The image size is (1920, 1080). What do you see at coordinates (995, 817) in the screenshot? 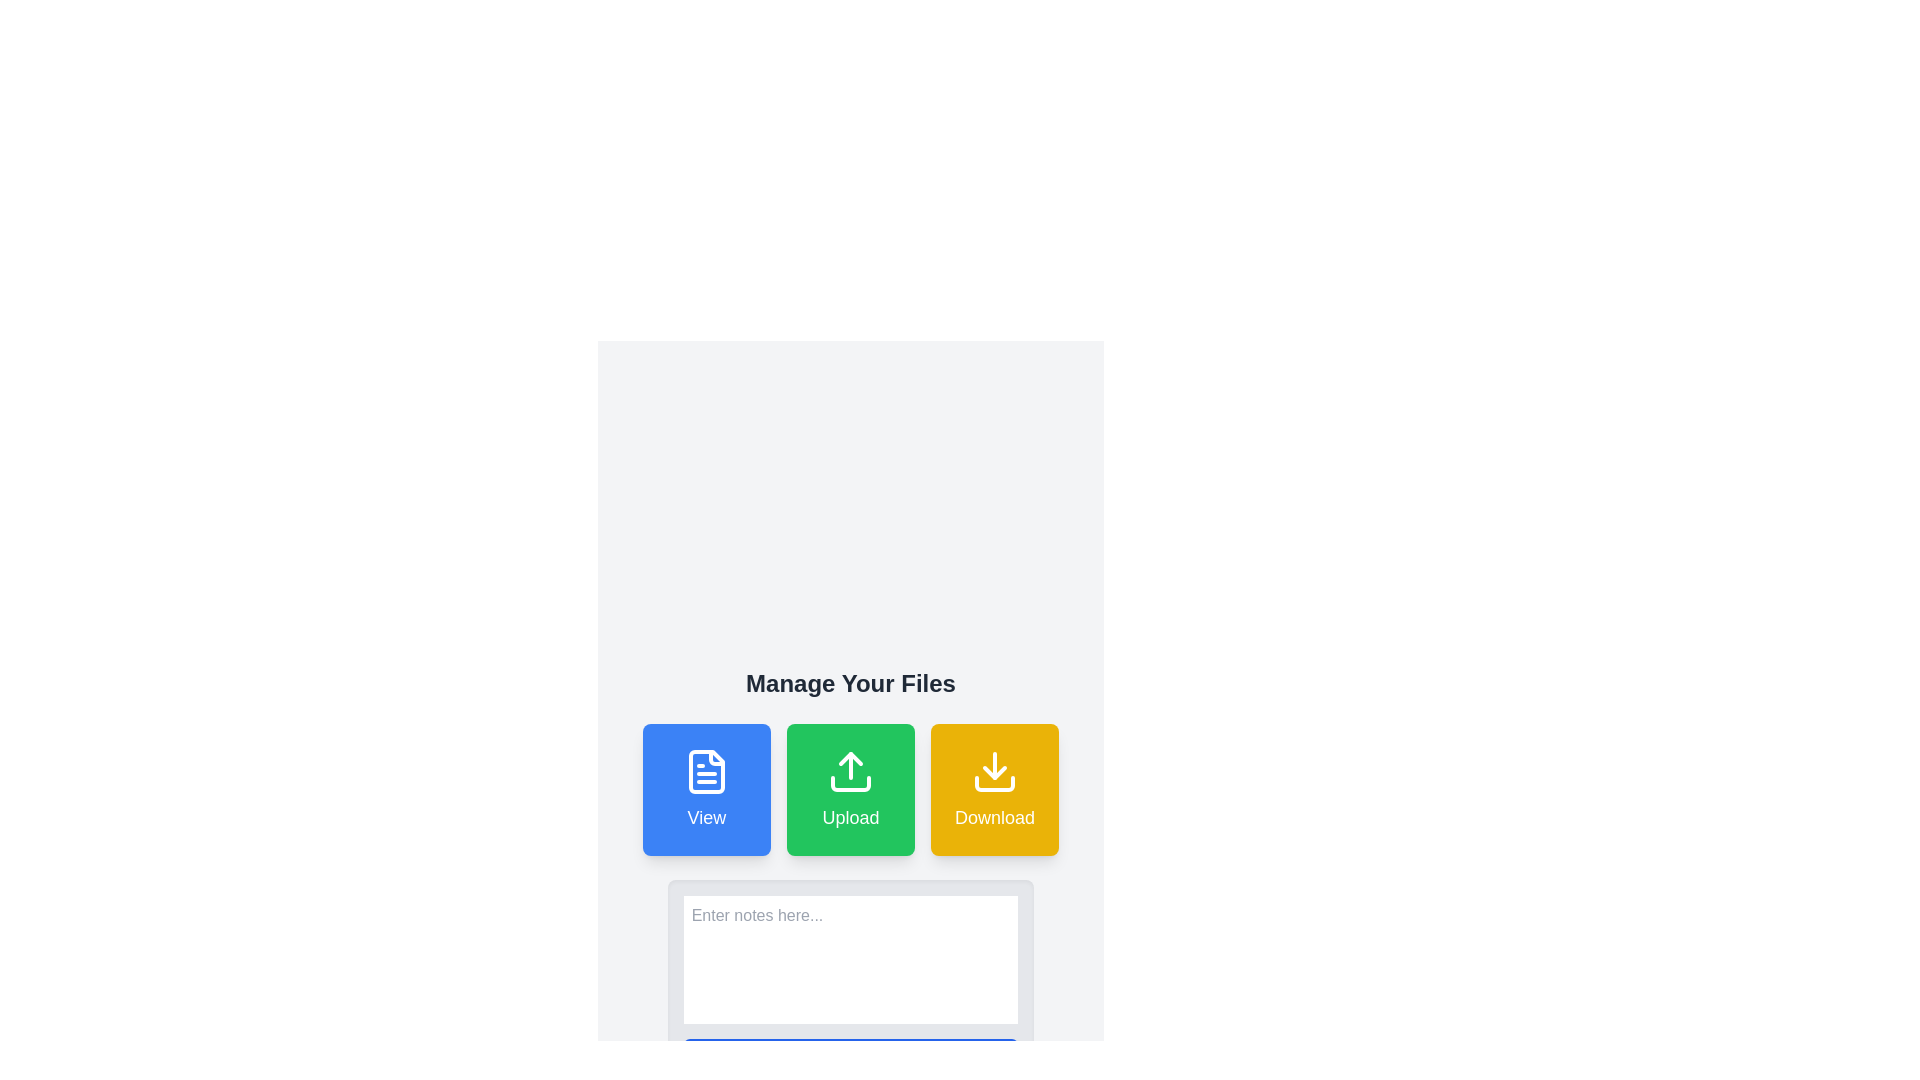
I see `the 'Download' text label within the yellow rectangular button, which is centrally aligned and styled in bold formatting` at bounding box center [995, 817].